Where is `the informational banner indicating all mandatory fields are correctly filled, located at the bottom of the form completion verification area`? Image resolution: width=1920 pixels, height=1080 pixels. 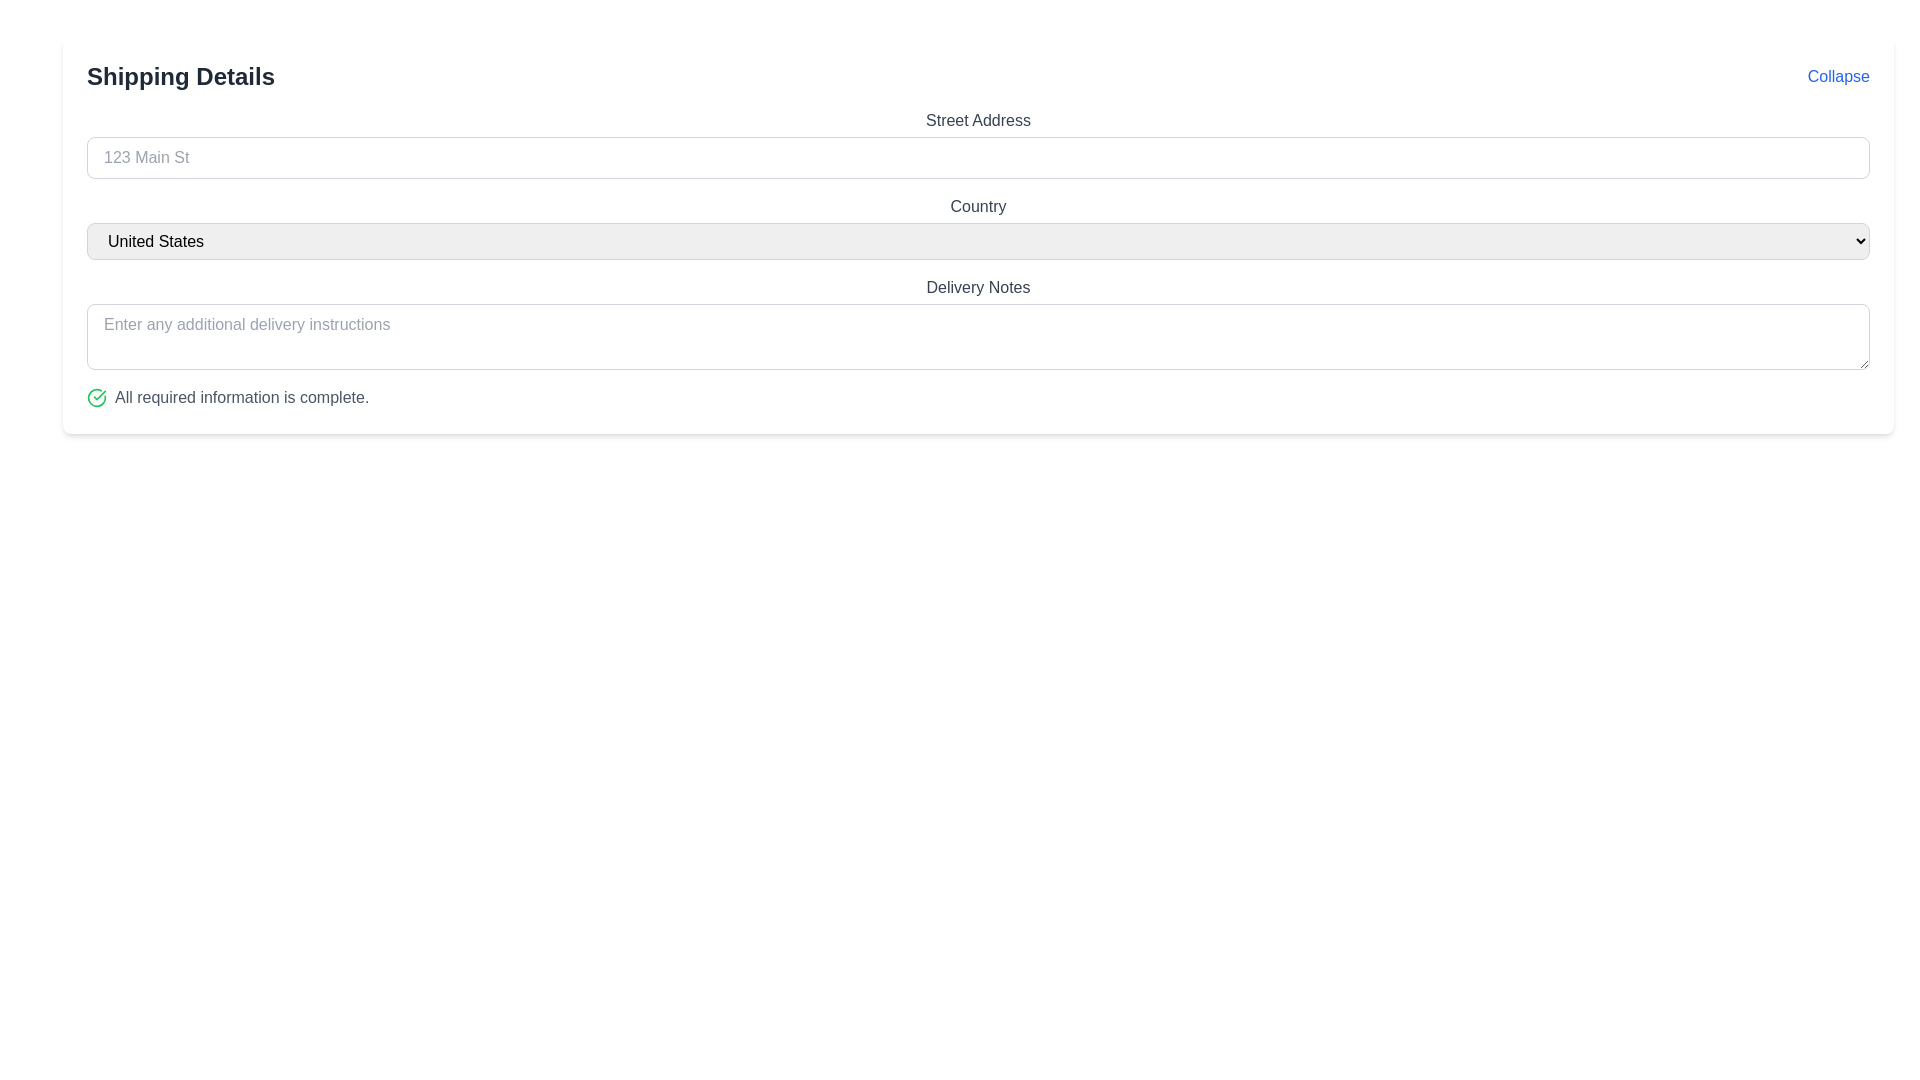
the informational banner indicating all mandatory fields are correctly filled, located at the bottom of the form completion verification area is located at coordinates (978, 397).